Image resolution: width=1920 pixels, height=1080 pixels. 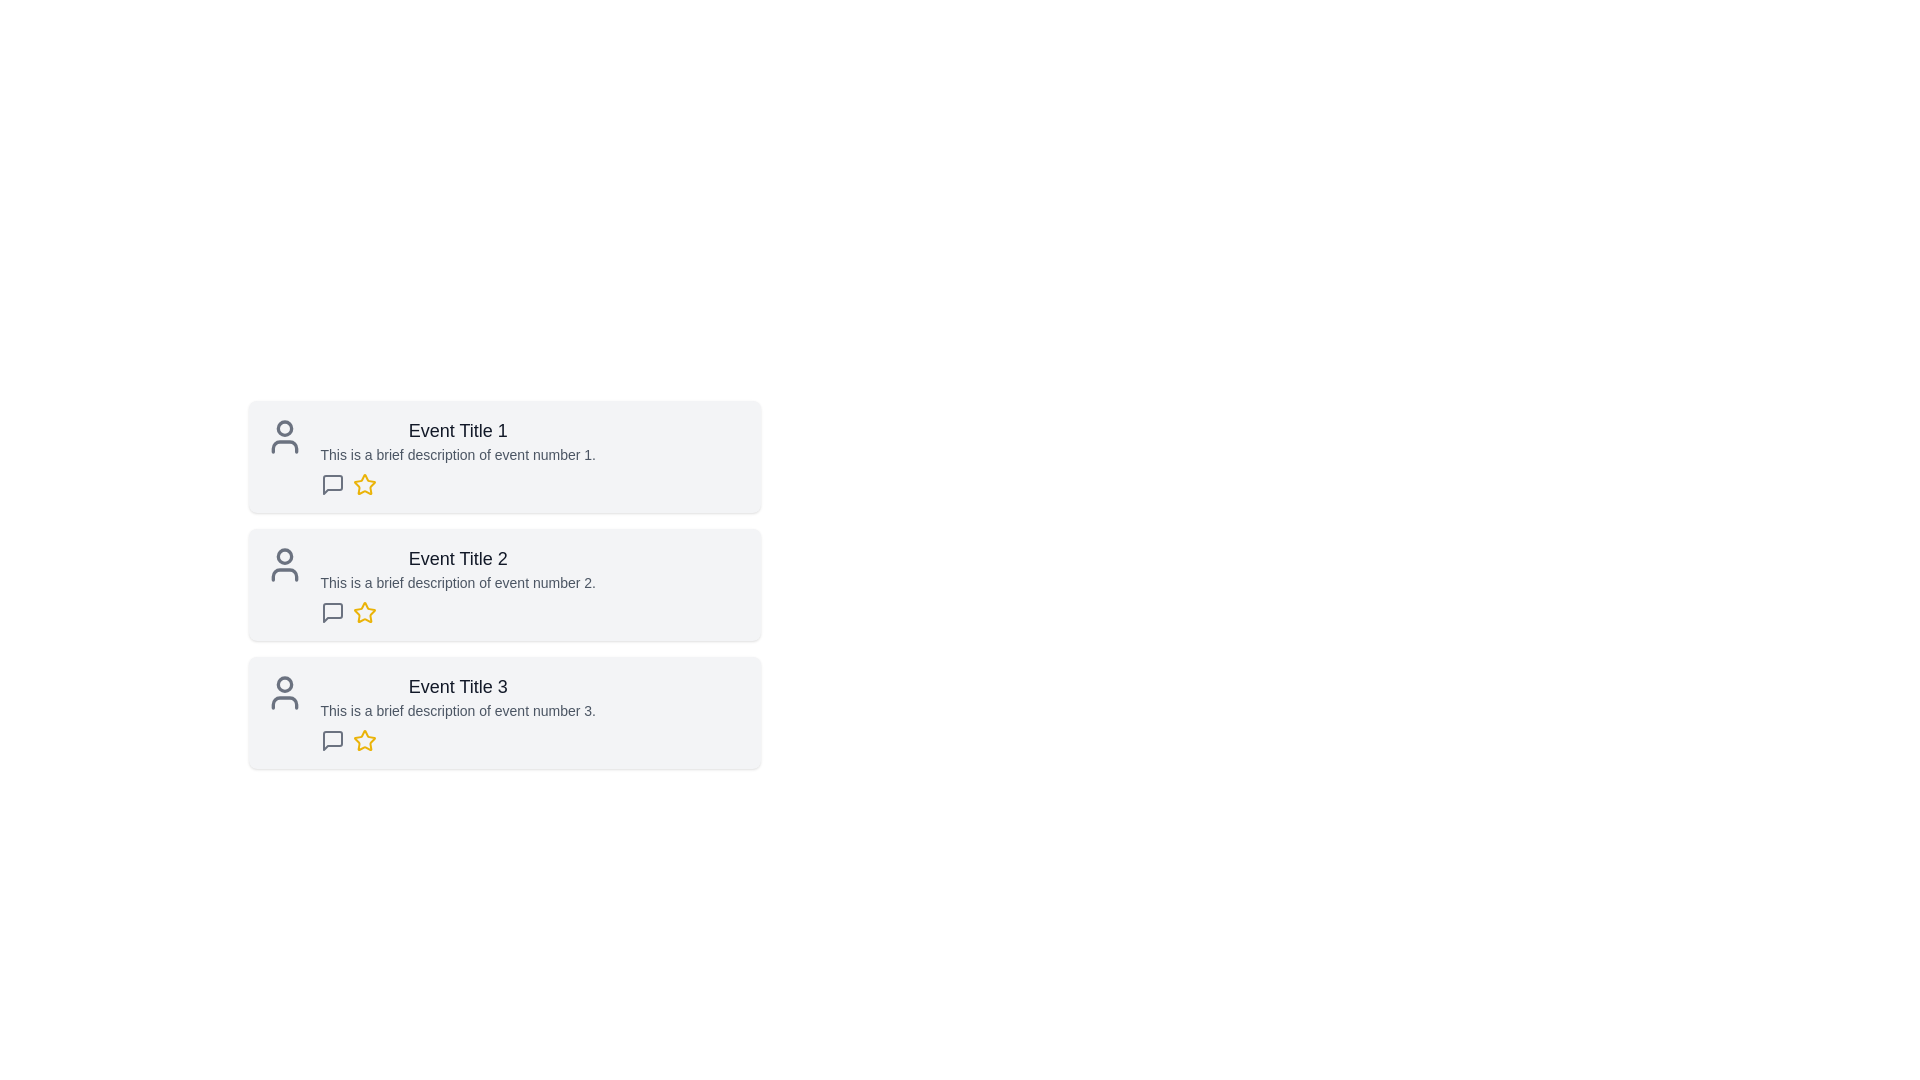 What do you see at coordinates (364, 611) in the screenshot?
I see `the star icon located in the bottom-right corner of the second card from the top` at bounding box center [364, 611].